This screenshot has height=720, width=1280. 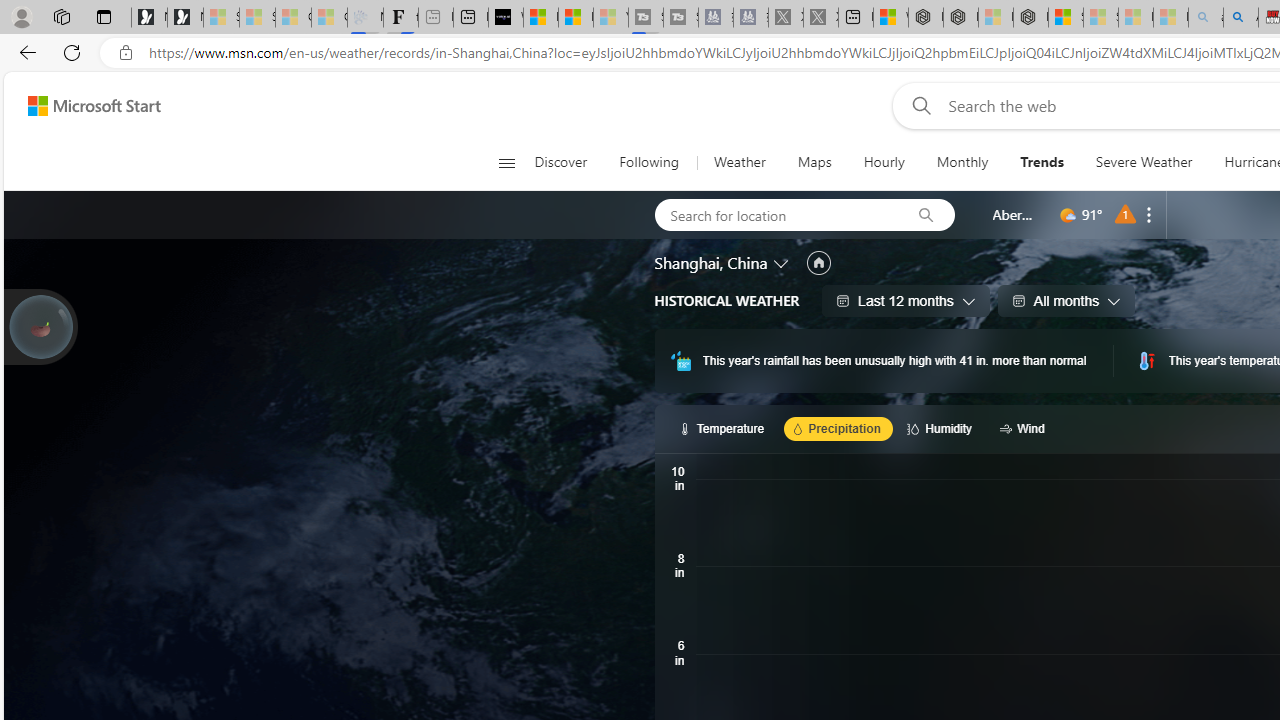 What do you see at coordinates (1149, 214) in the screenshot?
I see `'Remove location'` at bounding box center [1149, 214].